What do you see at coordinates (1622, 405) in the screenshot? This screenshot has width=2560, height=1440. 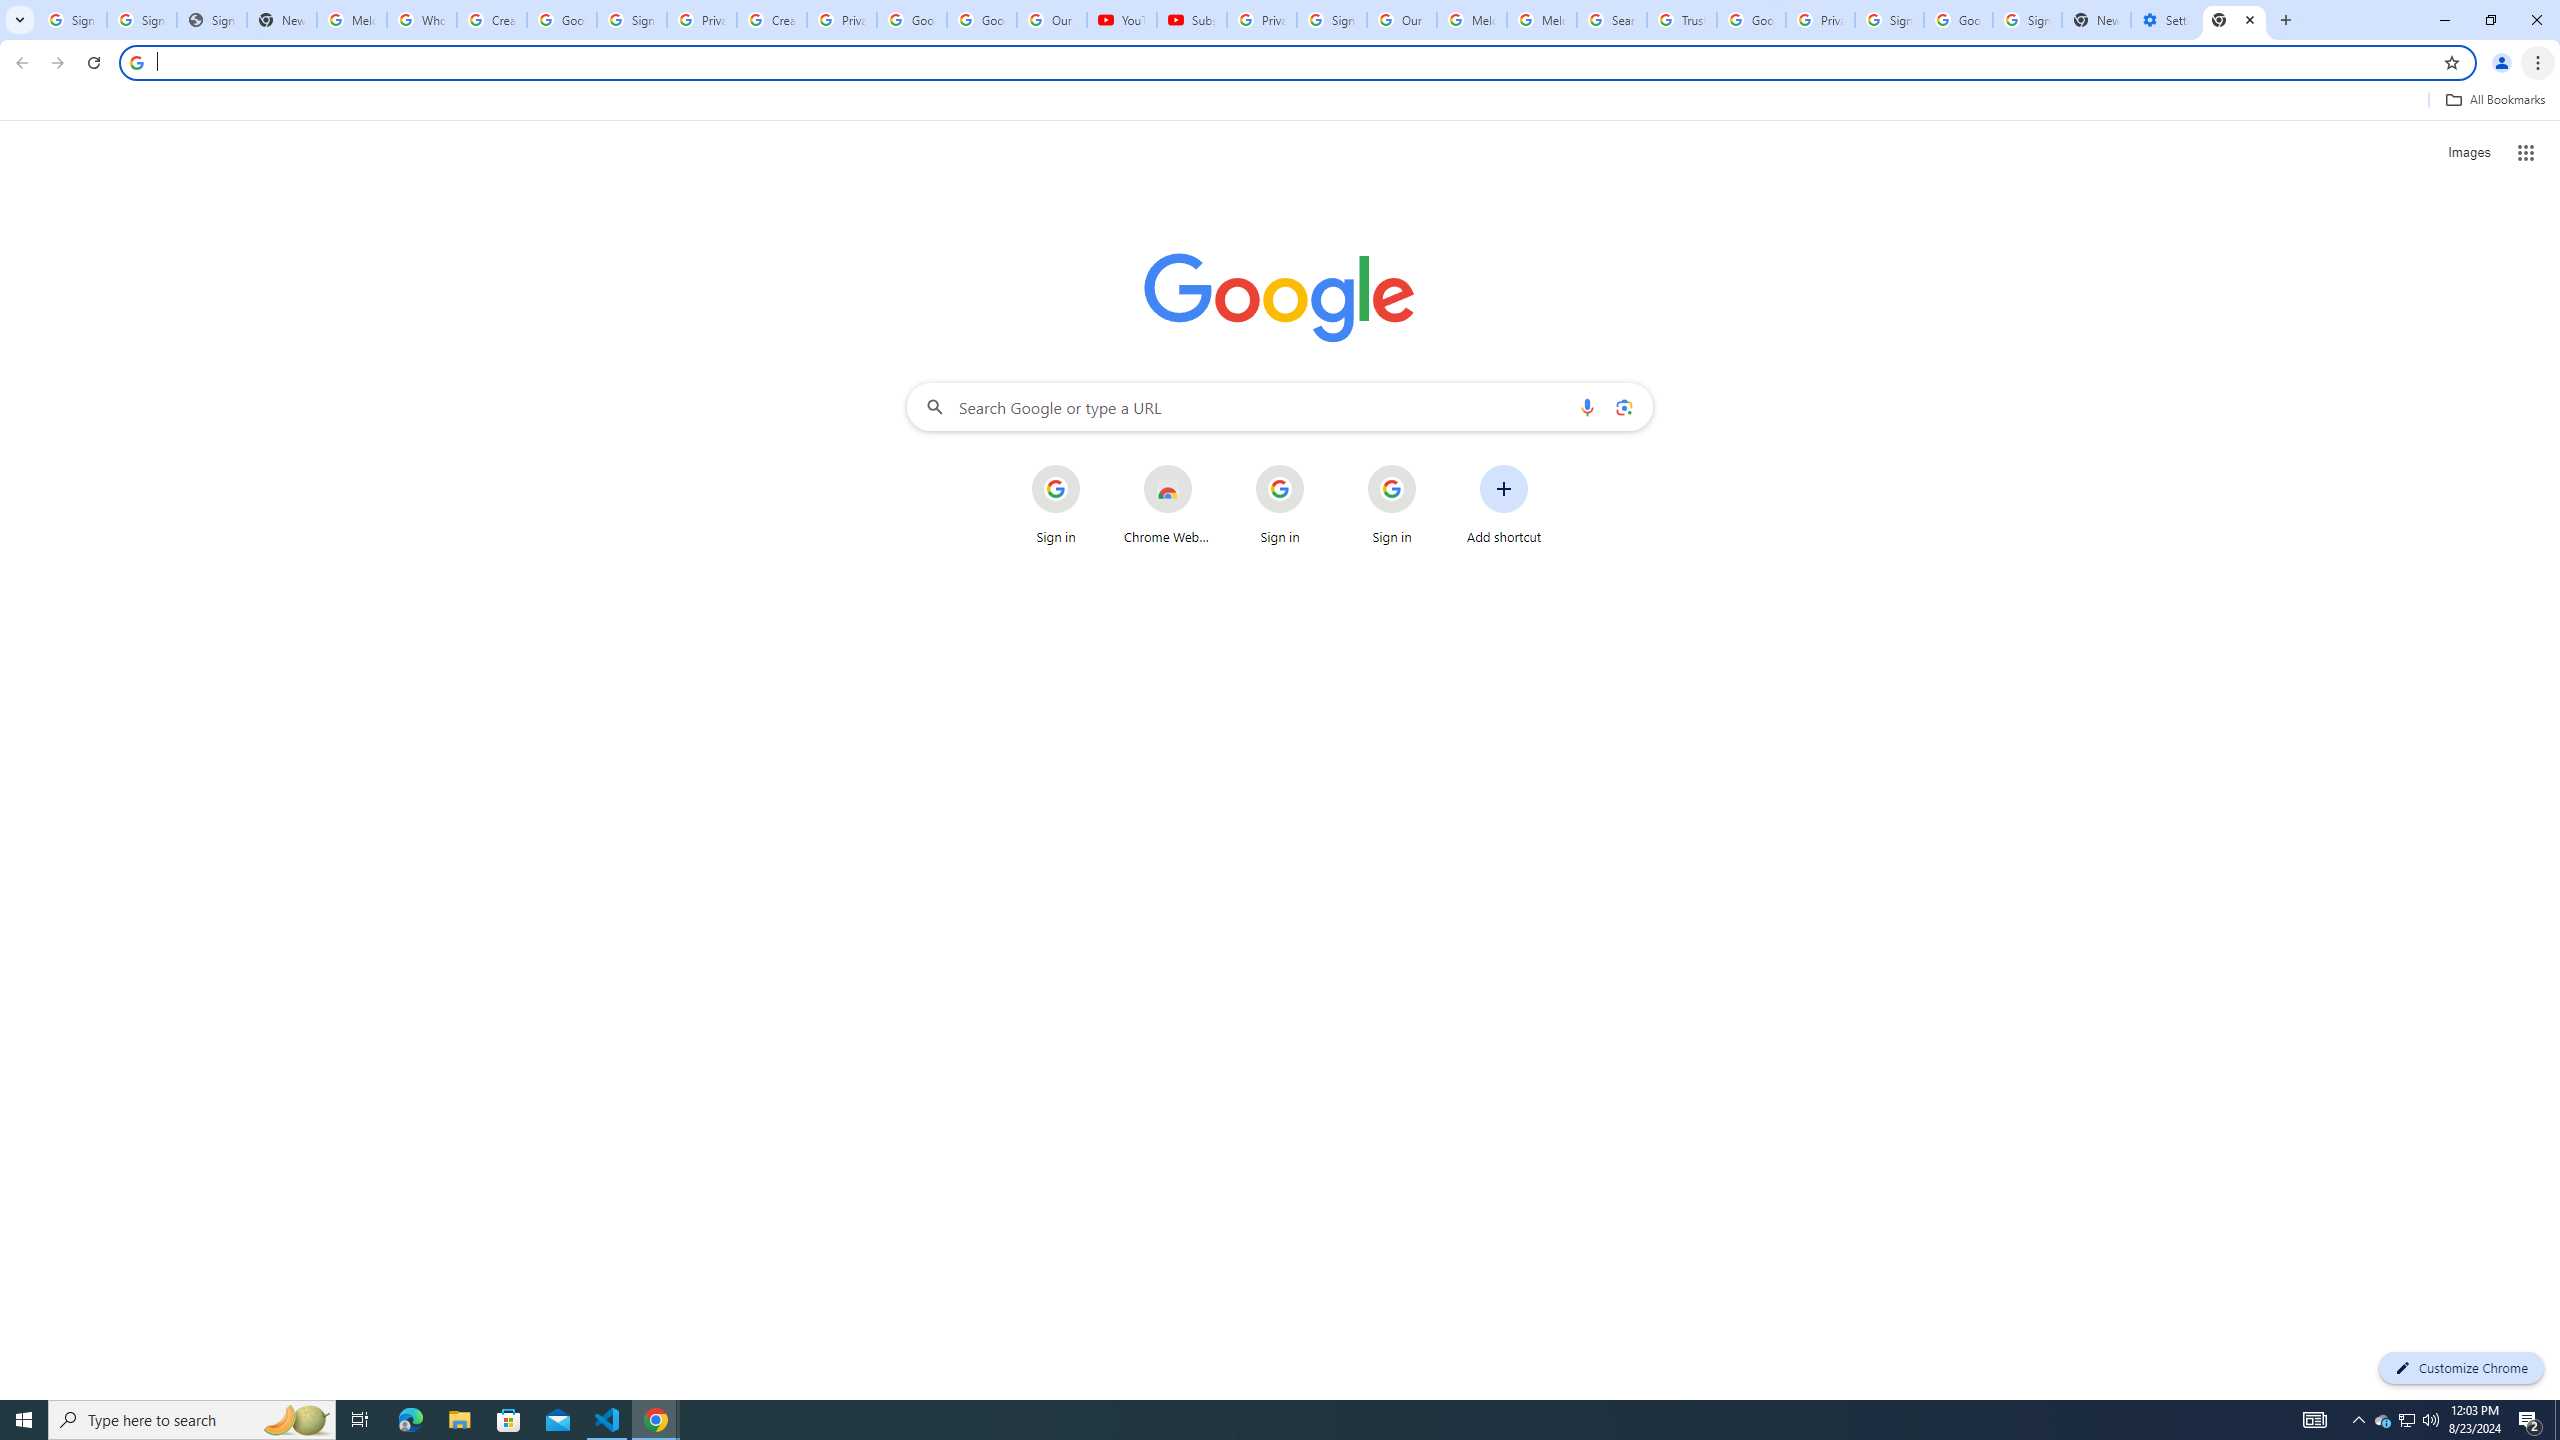 I see `'Search by image'` at bounding box center [1622, 405].